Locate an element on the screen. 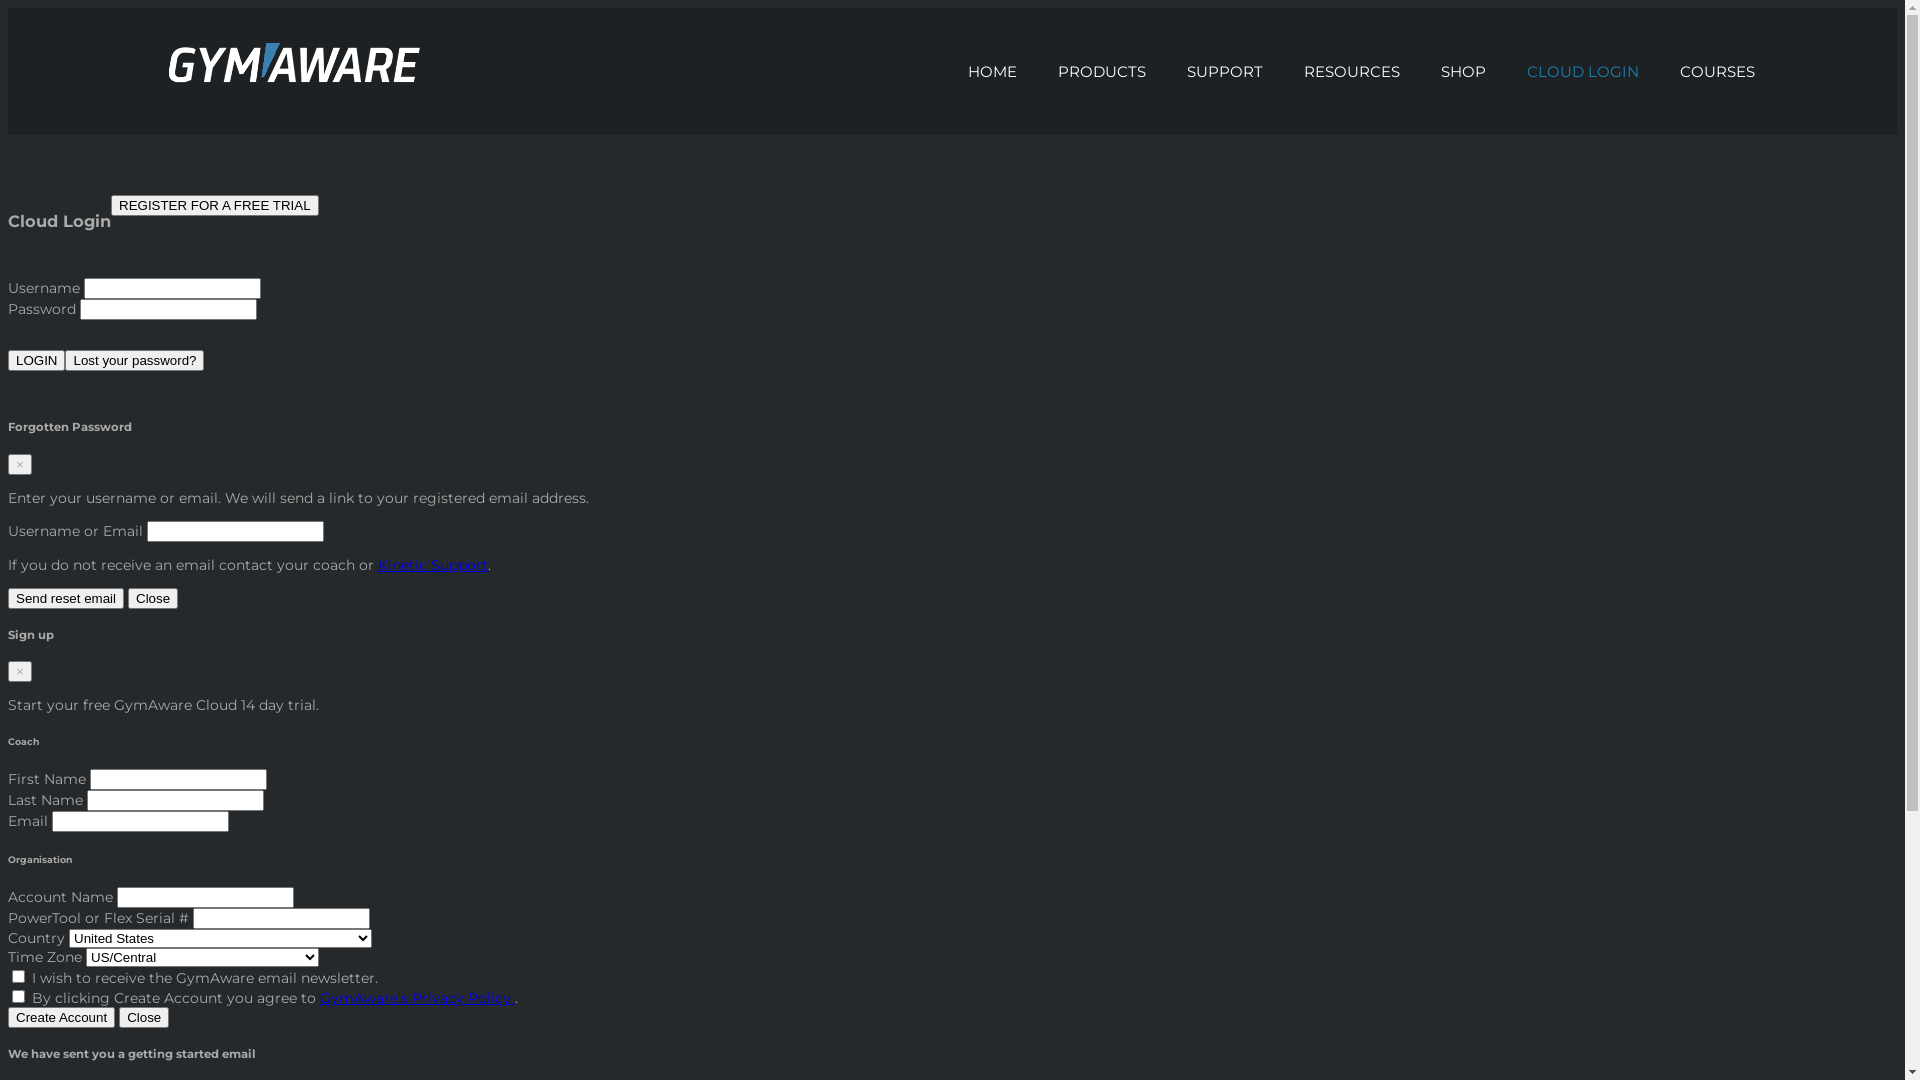 The height and width of the screenshot is (1080, 1920). 'PRODUCTS' is located at coordinates (1101, 70).